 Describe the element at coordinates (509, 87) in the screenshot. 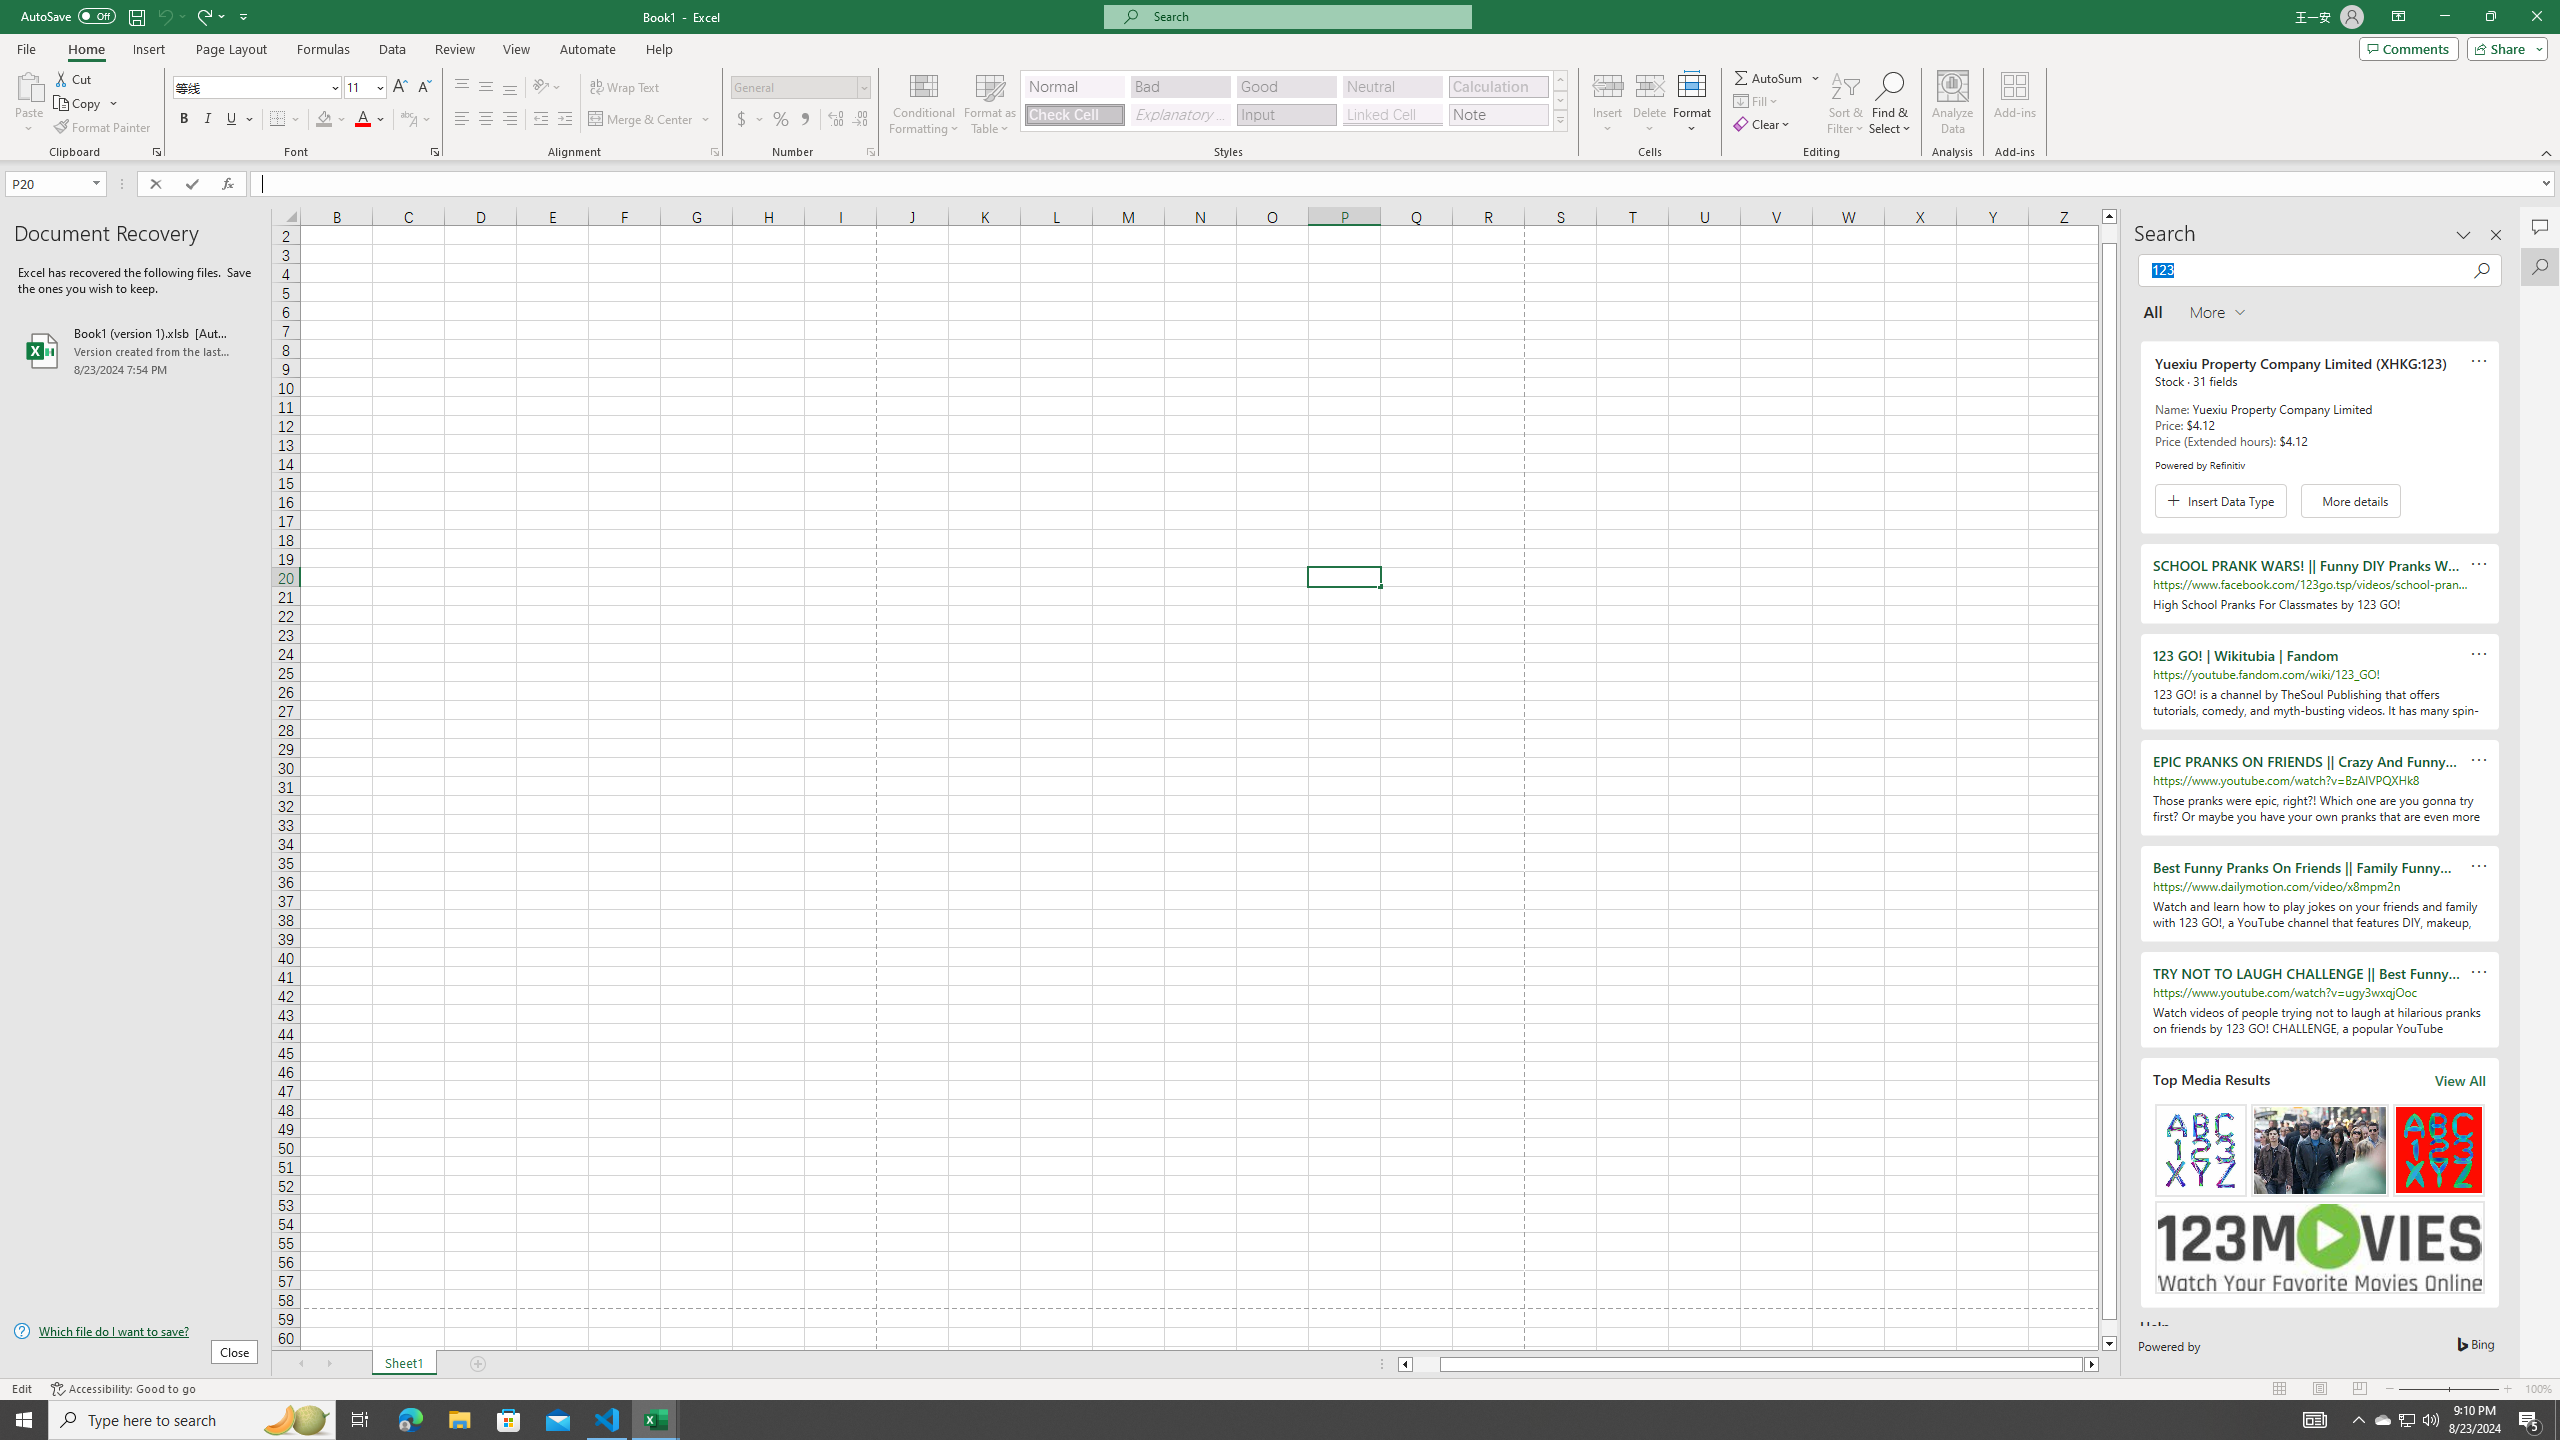

I see `'Bottom Align'` at that location.